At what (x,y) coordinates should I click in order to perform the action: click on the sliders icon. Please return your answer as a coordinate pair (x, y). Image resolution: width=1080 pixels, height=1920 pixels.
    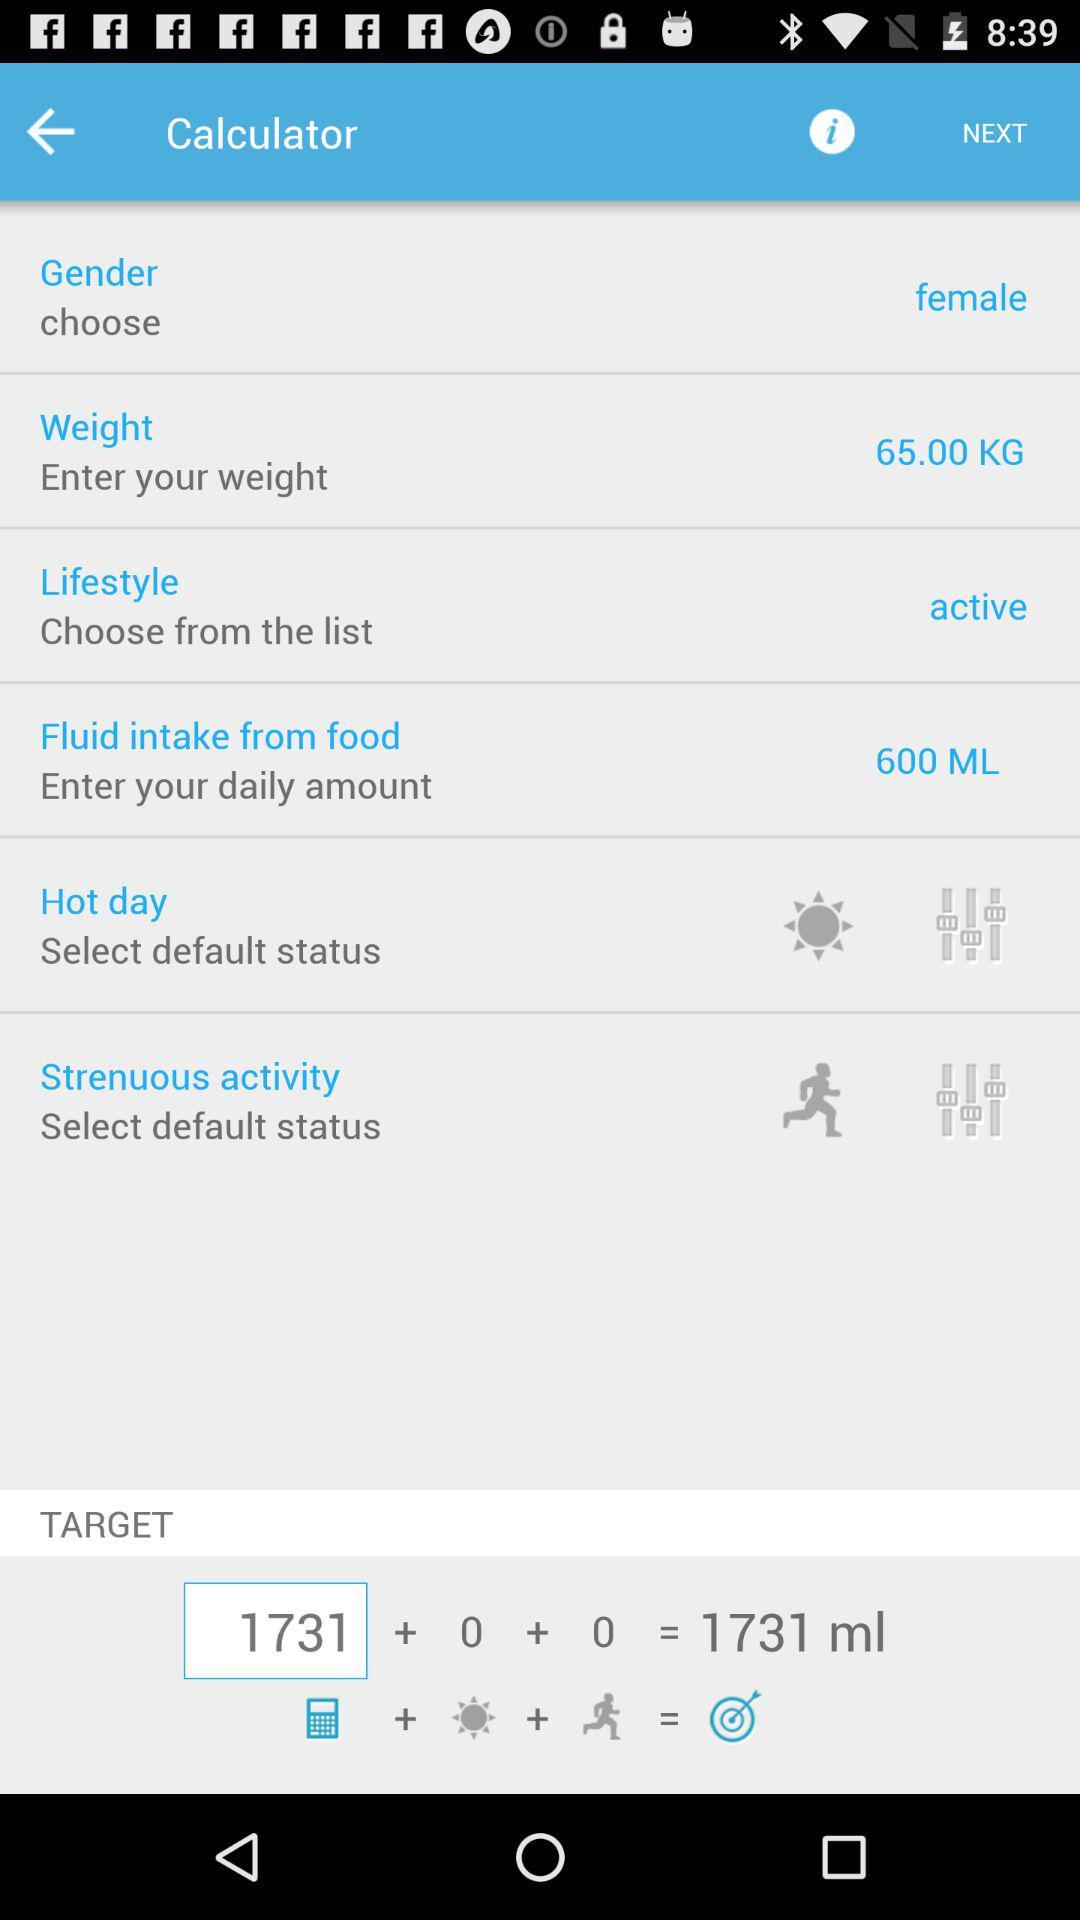
    Looking at the image, I should click on (997, 989).